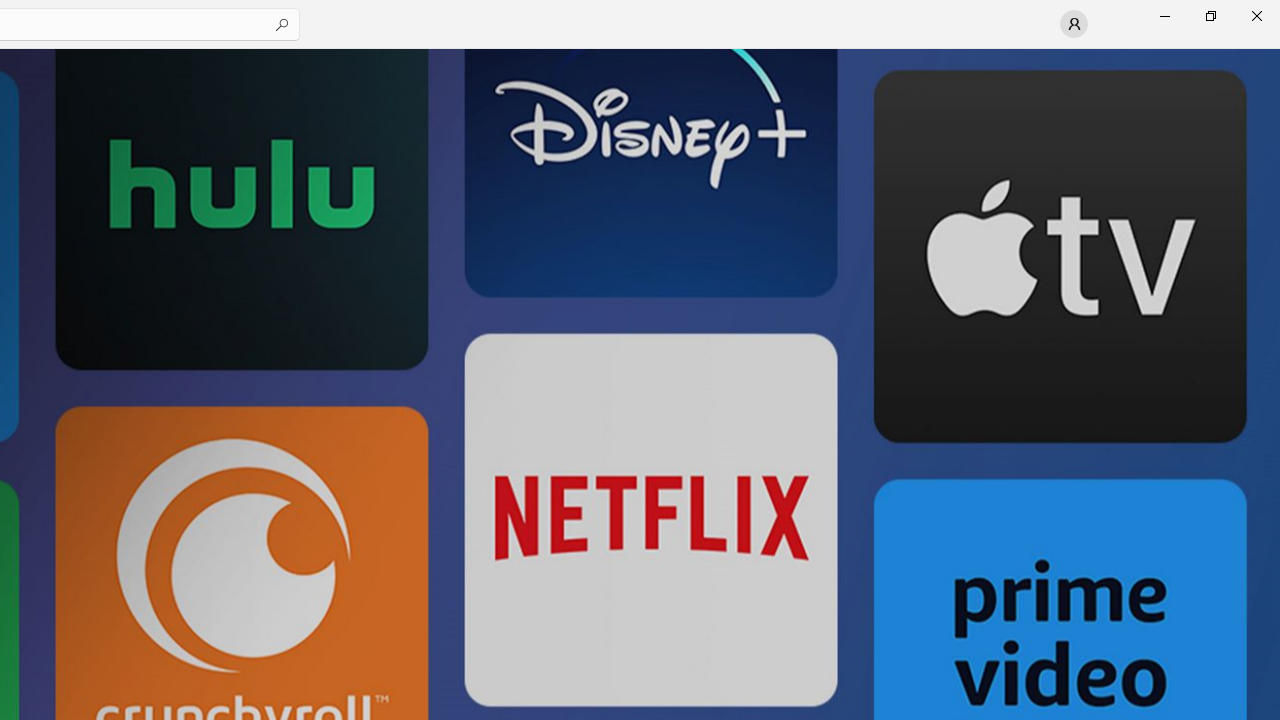  I want to click on 'Minimize Microsoft Store', so click(1164, 15).